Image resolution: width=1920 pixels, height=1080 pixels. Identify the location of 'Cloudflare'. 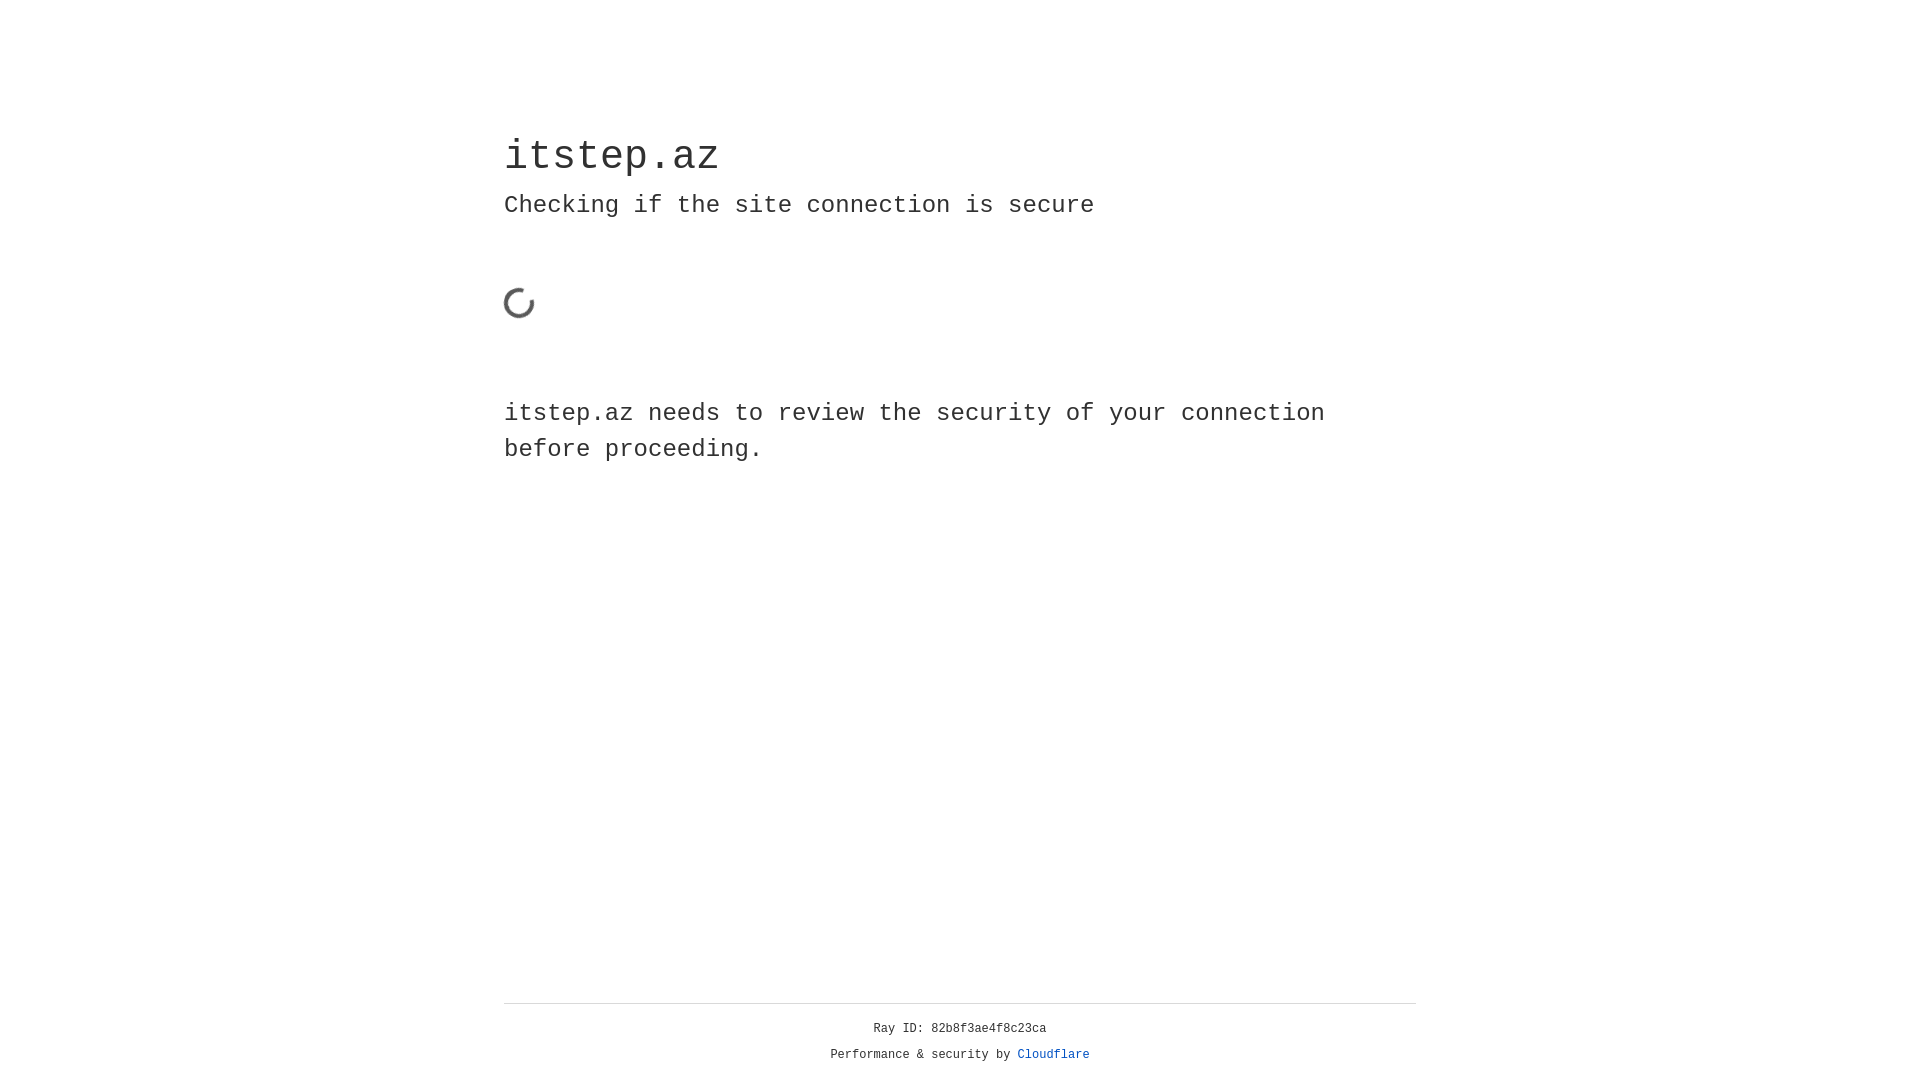
(1053, 1054).